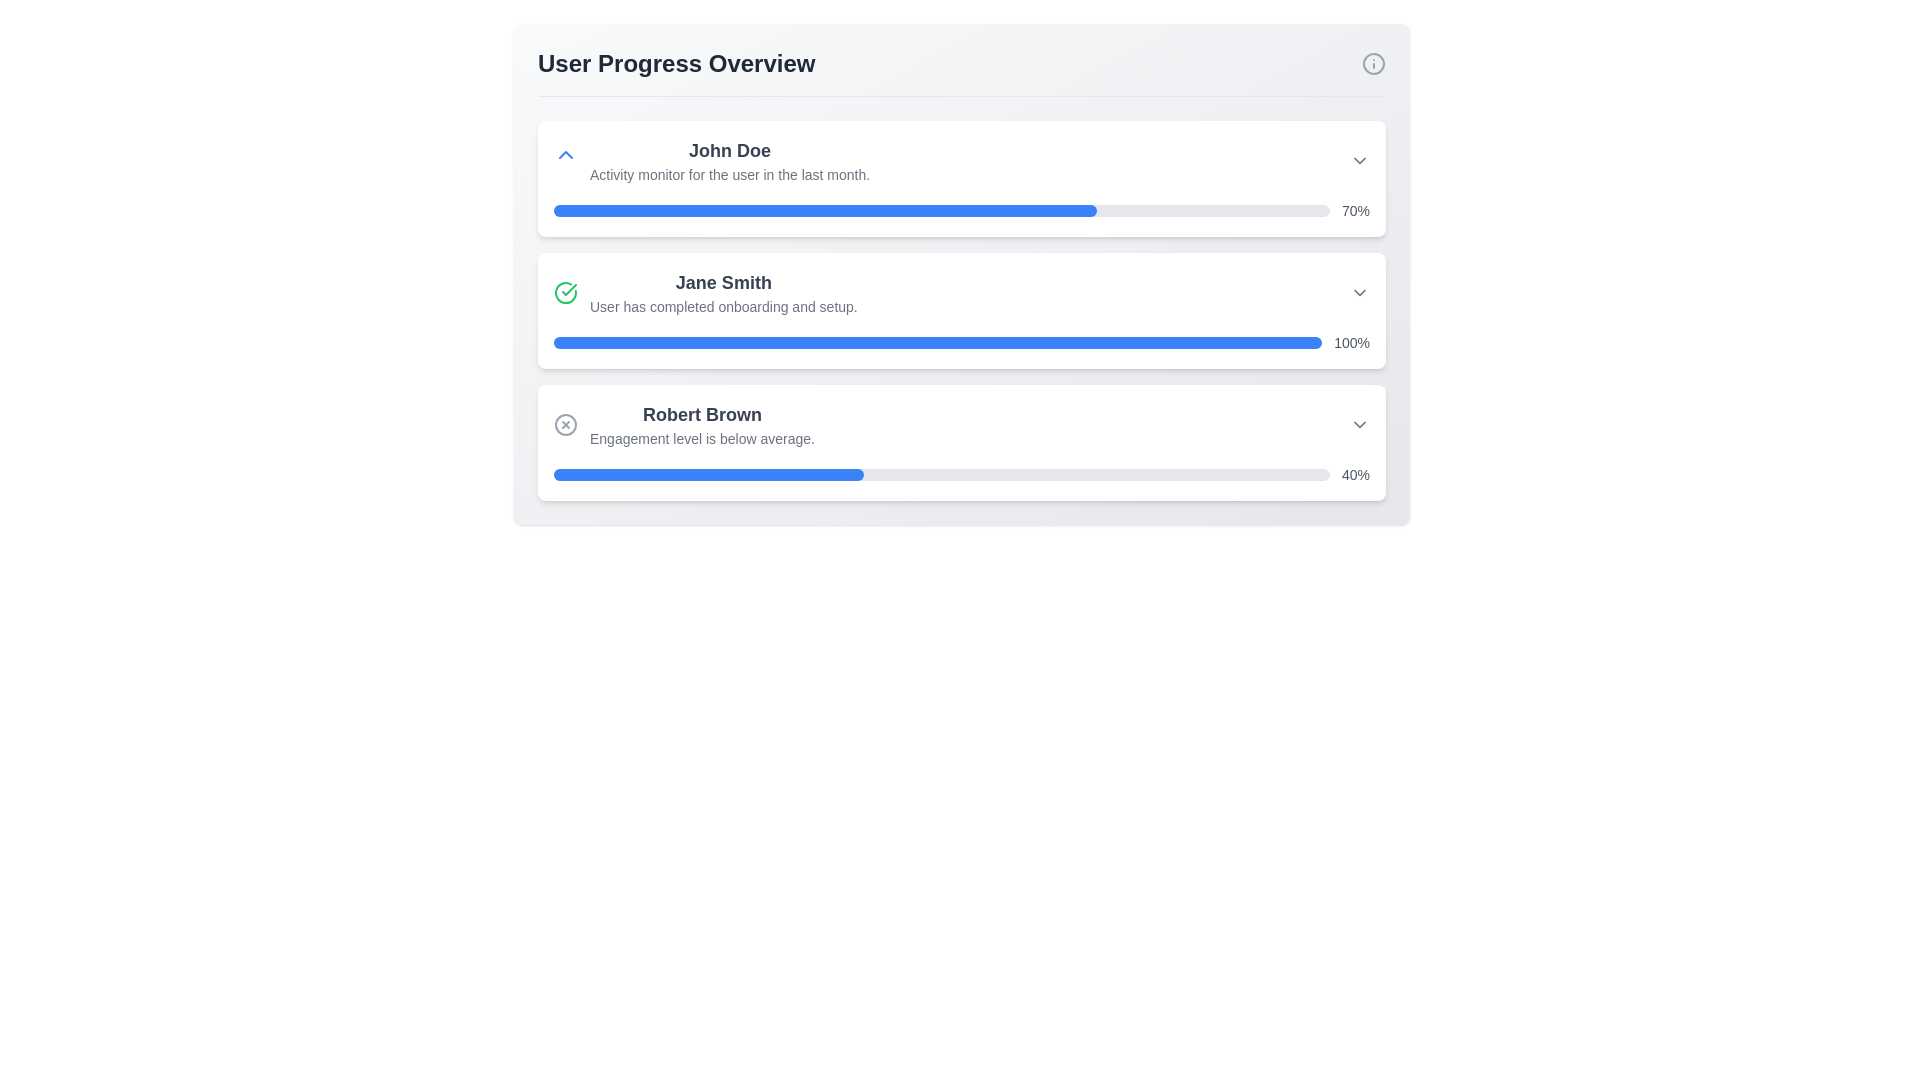 The width and height of the screenshot is (1920, 1080). Describe the element at coordinates (1372, 63) in the screenshot. I see `the SVG icon representing the informational or help indicator located at the far right end of the 'User Progress Overview' header` at that location.